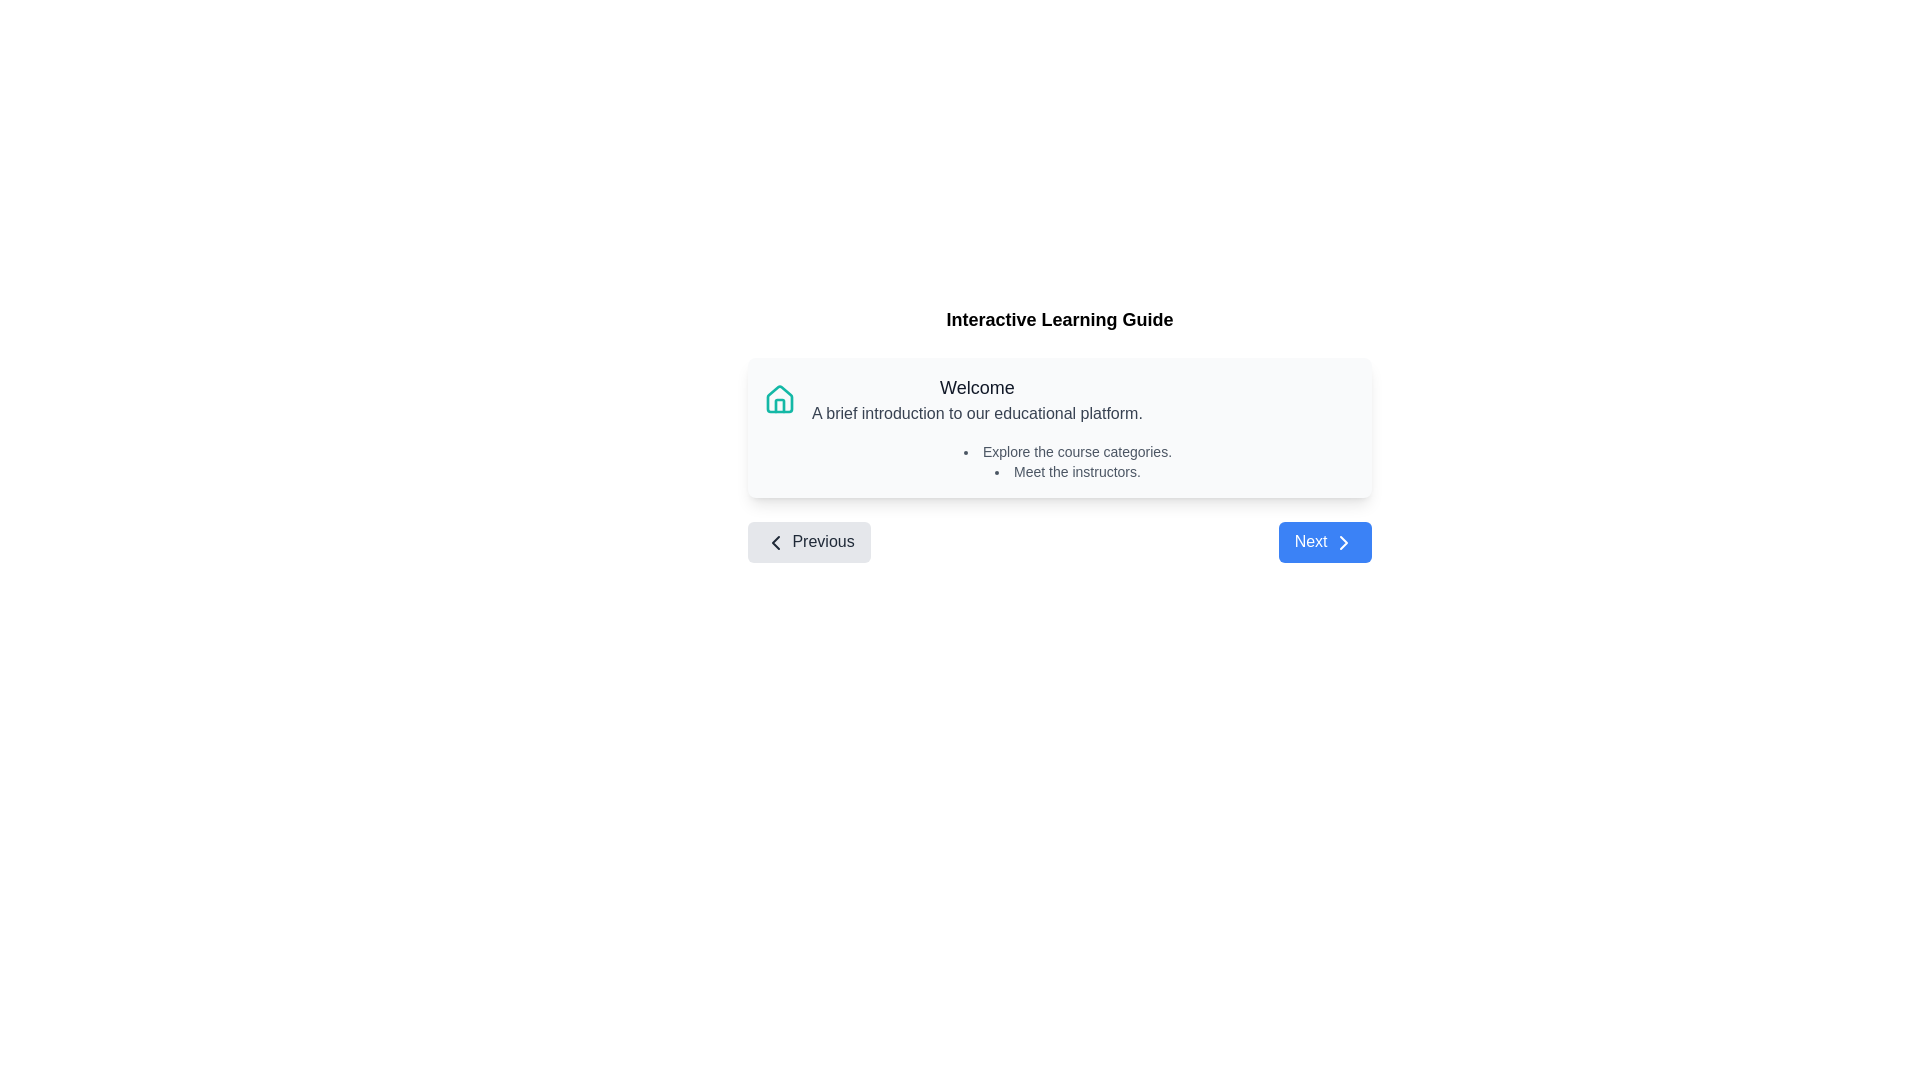 This screenshot has height=1080, width=1920. I want to click on the 'Previous' button, which is a rectangular button with a rounded border, gray background, and a left-pointing chevron icon, so click(809, 542).